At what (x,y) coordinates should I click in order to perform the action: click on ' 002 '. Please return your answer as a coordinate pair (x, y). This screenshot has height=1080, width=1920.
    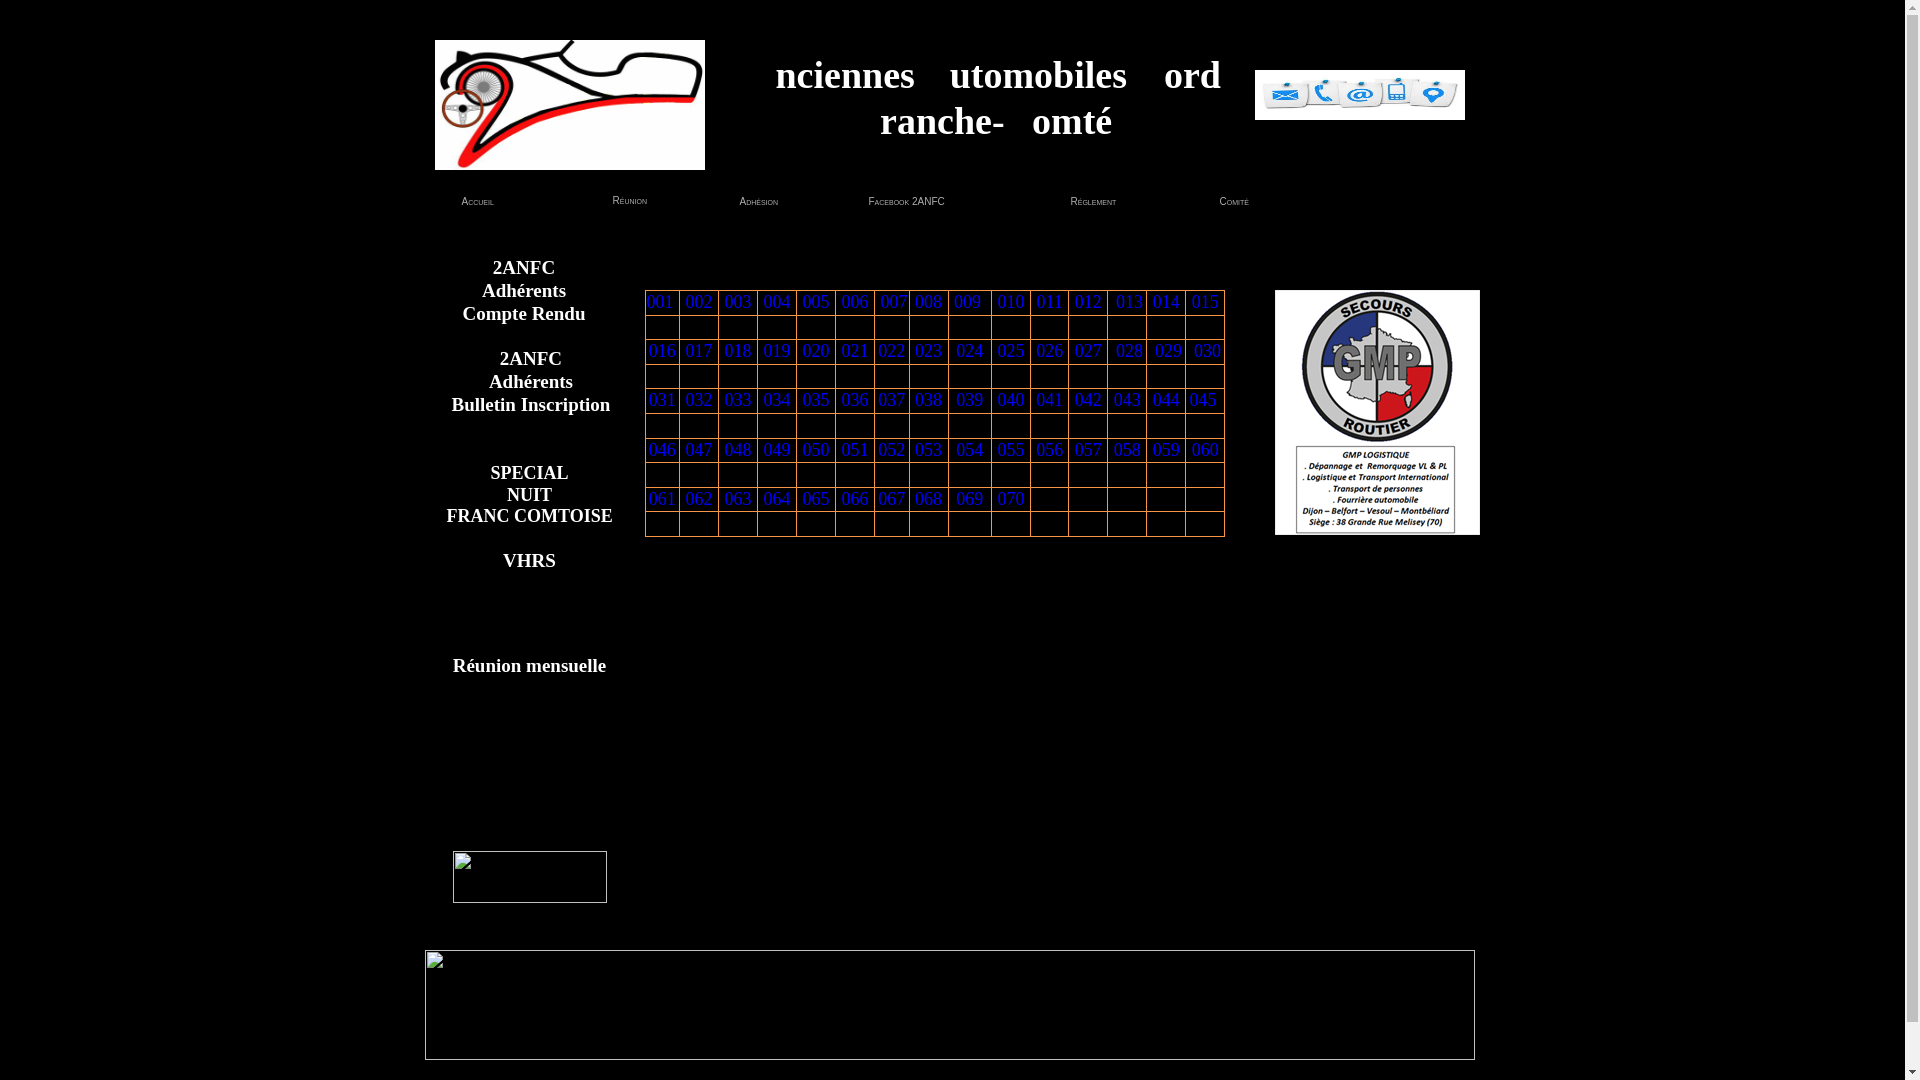
    Looking at the image, I should click on (681, 301).